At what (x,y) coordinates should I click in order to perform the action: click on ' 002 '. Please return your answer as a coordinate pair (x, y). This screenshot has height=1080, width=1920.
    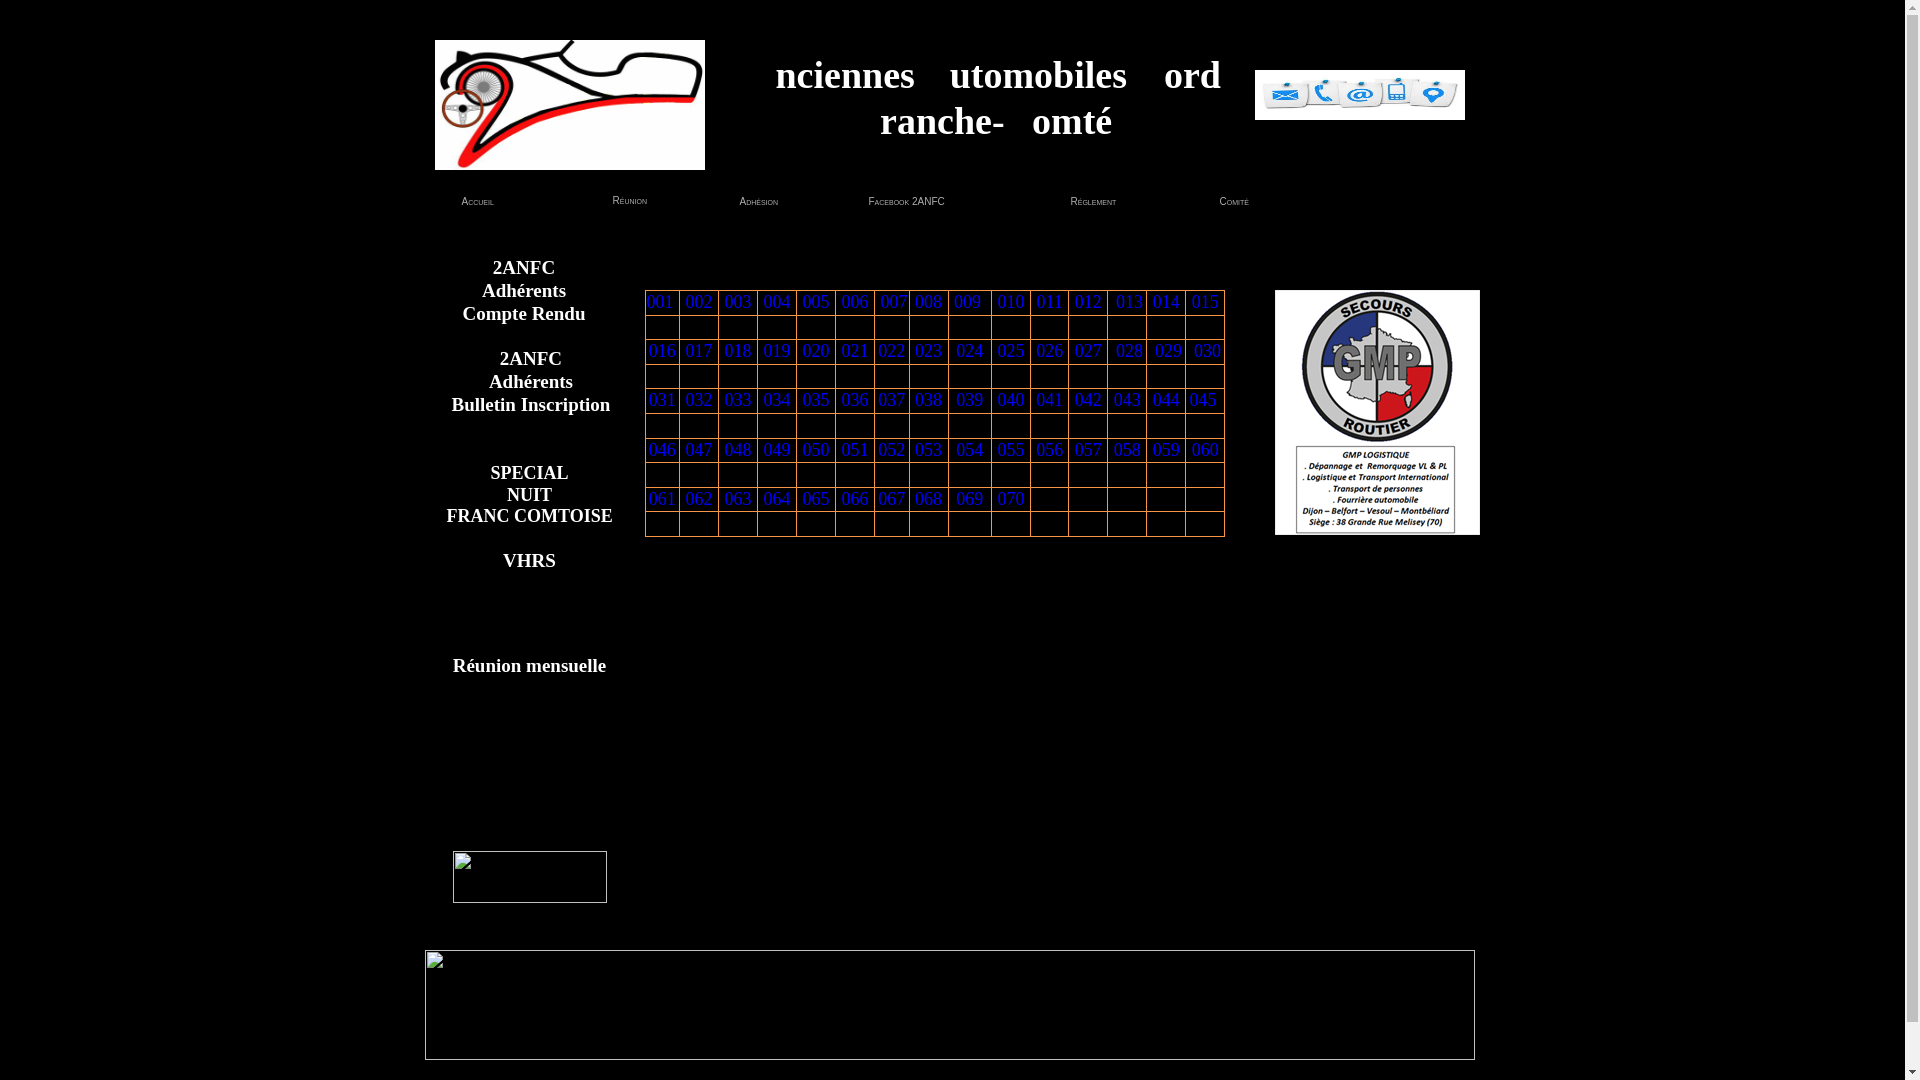
    Looking at the image, I should click on (681, 301).